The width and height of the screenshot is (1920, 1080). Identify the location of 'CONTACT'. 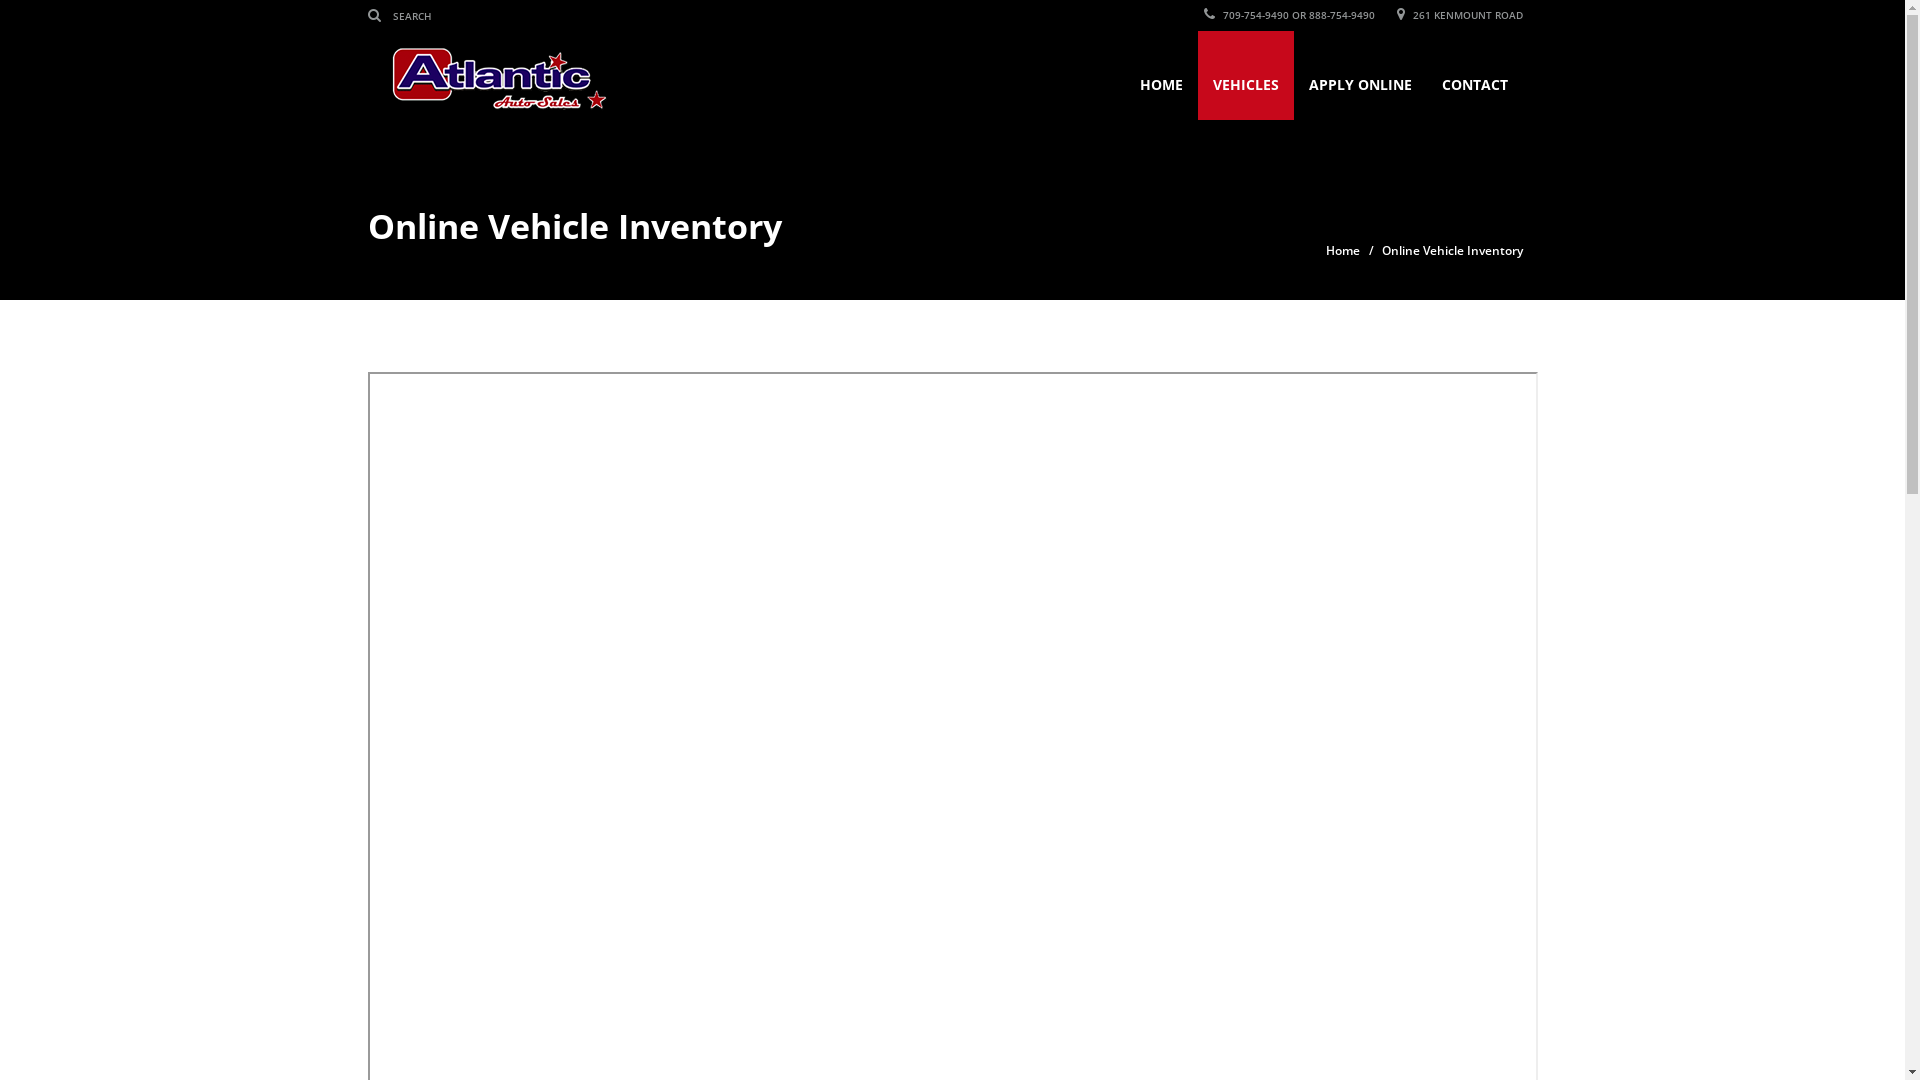
(1473, 74).